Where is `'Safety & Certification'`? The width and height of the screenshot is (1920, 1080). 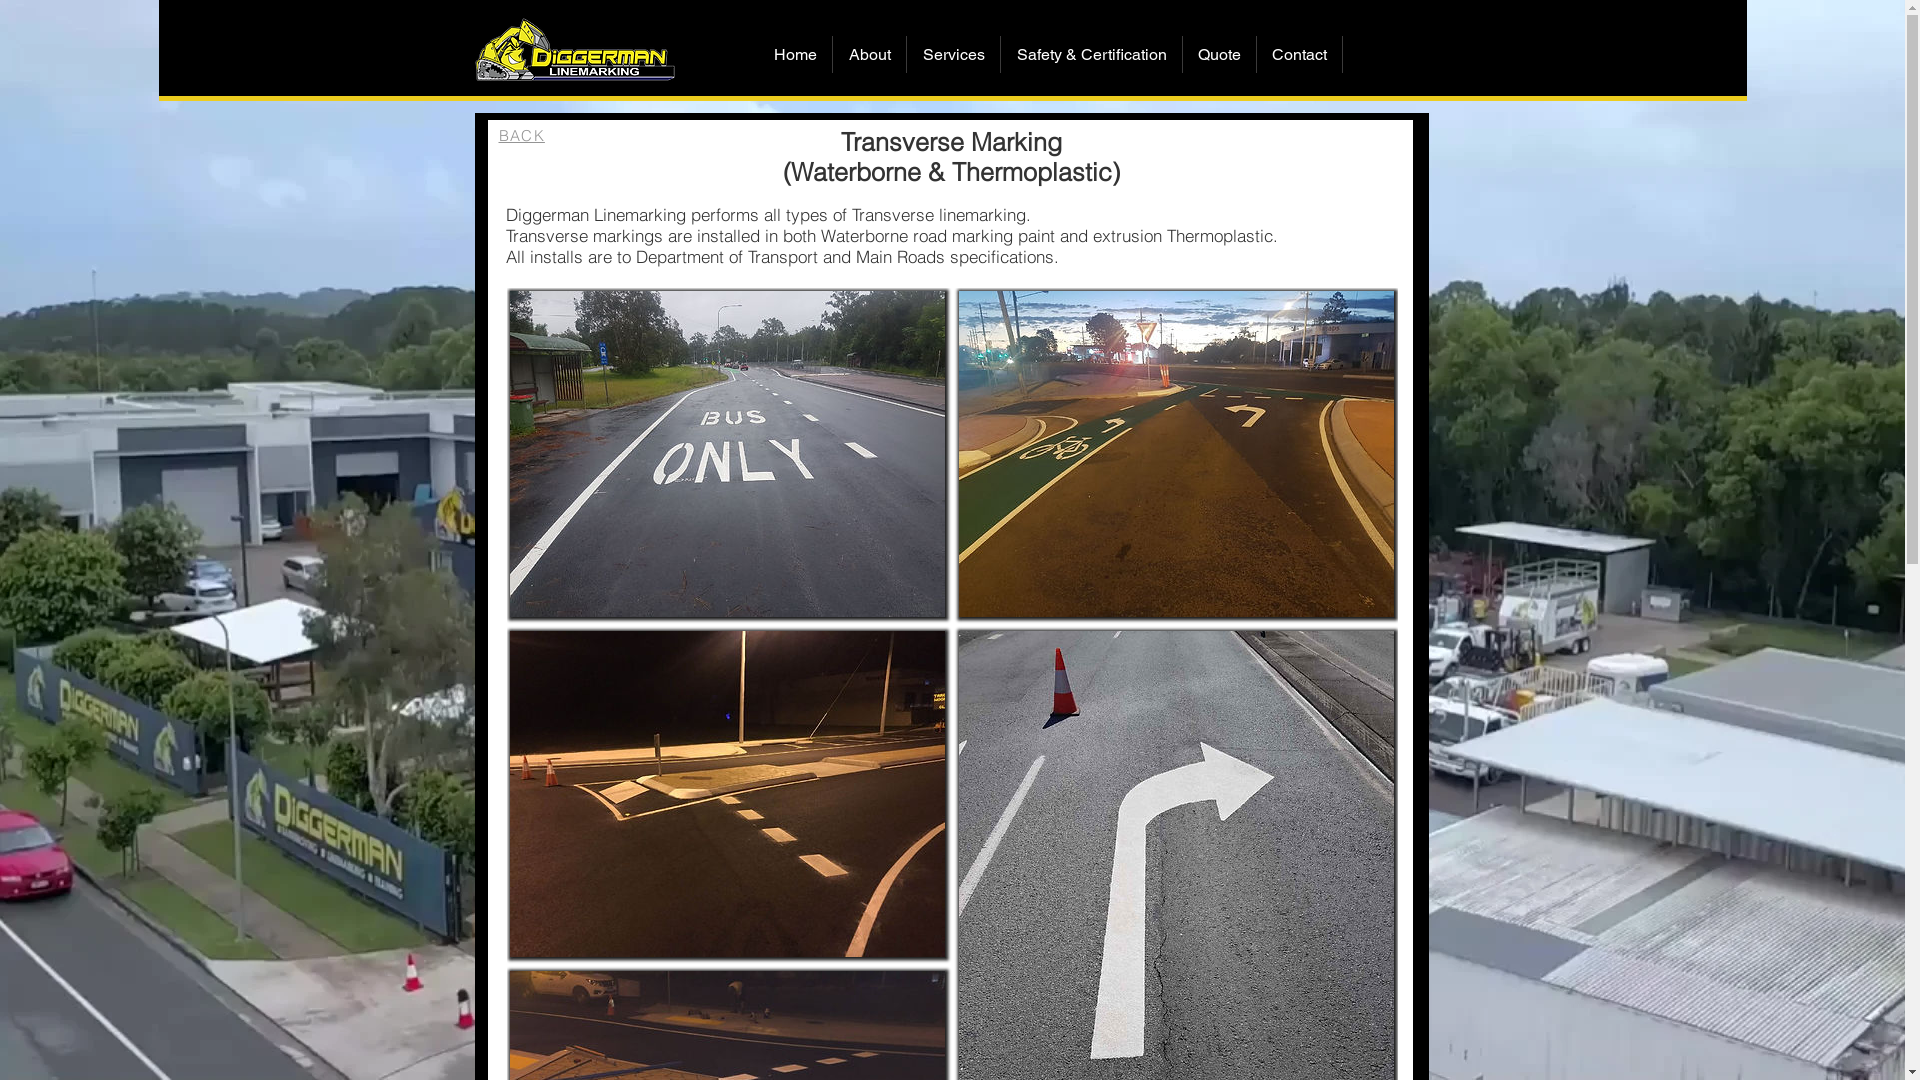 'Safety & Certification' is located at coordinates (1090, 53).